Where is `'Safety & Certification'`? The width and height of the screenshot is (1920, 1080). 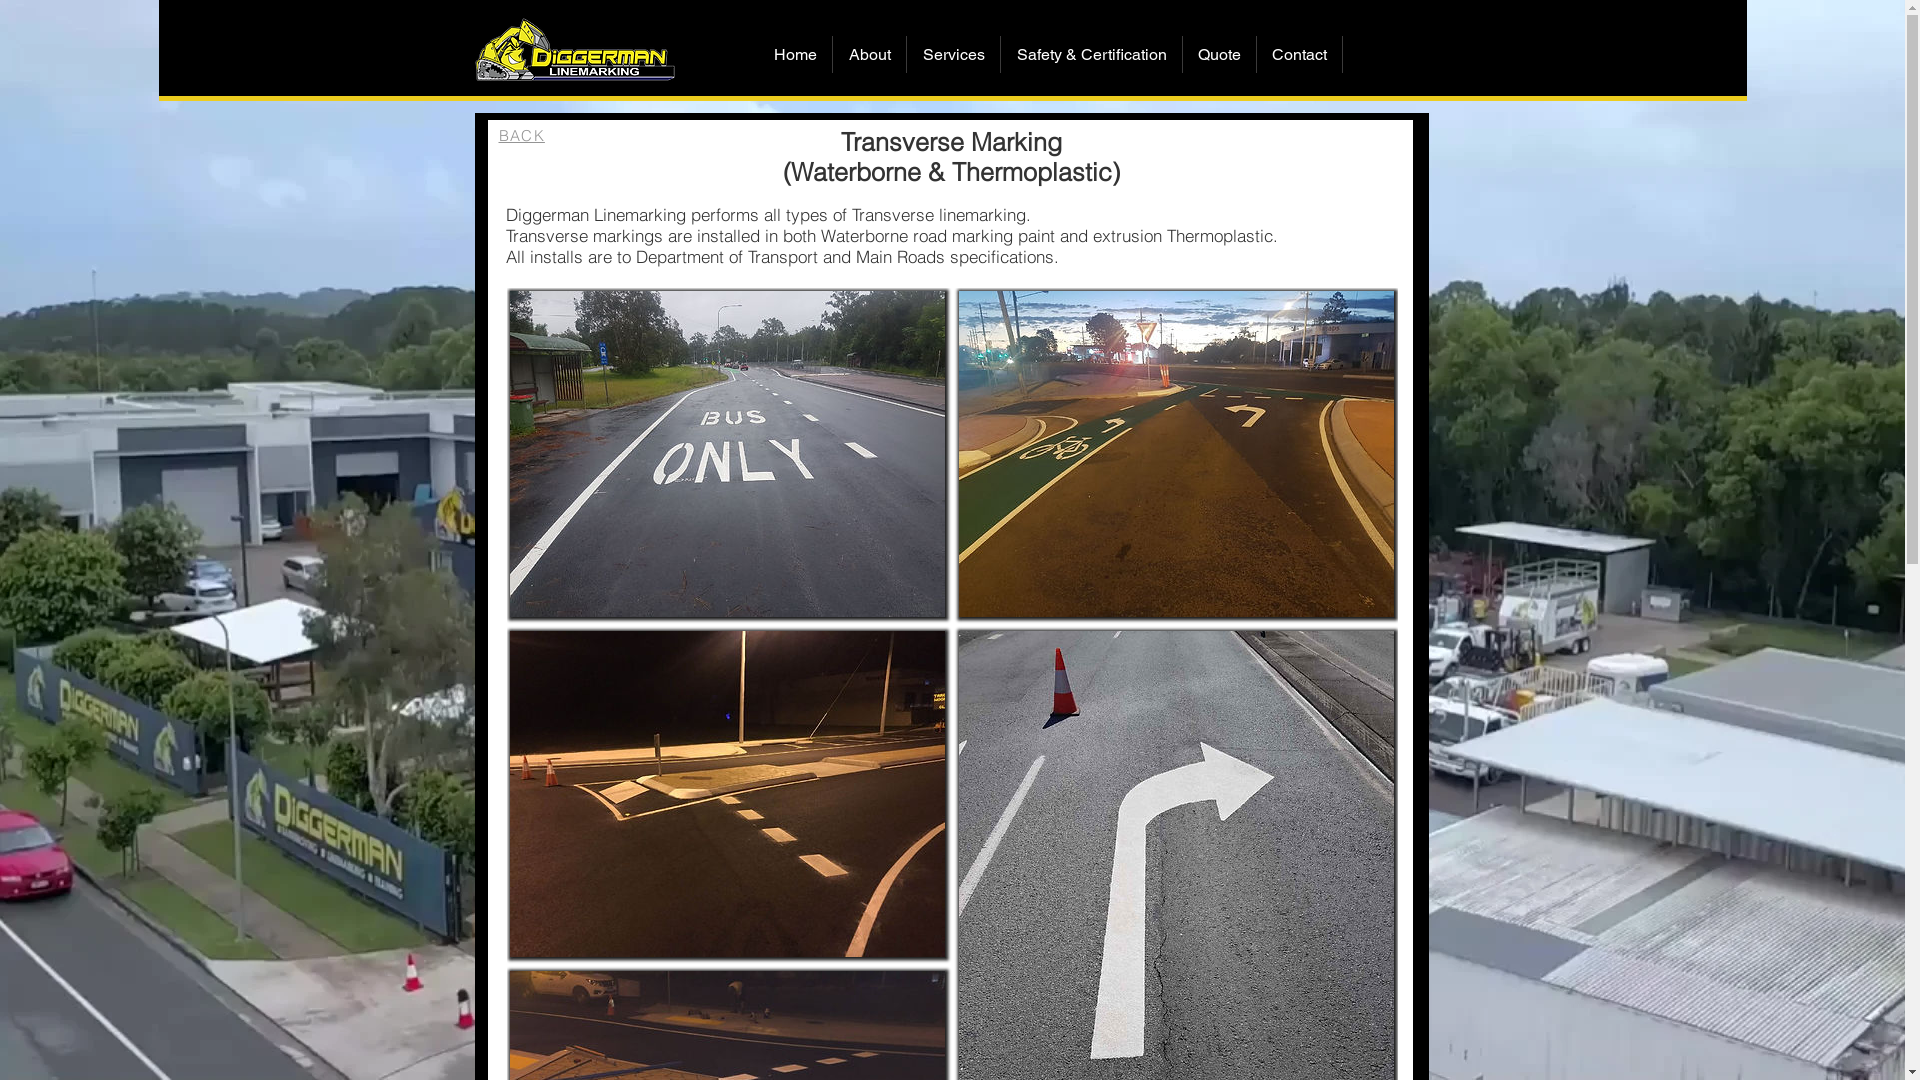 'Safety & Certification' is located at coordinates (1090, 53).